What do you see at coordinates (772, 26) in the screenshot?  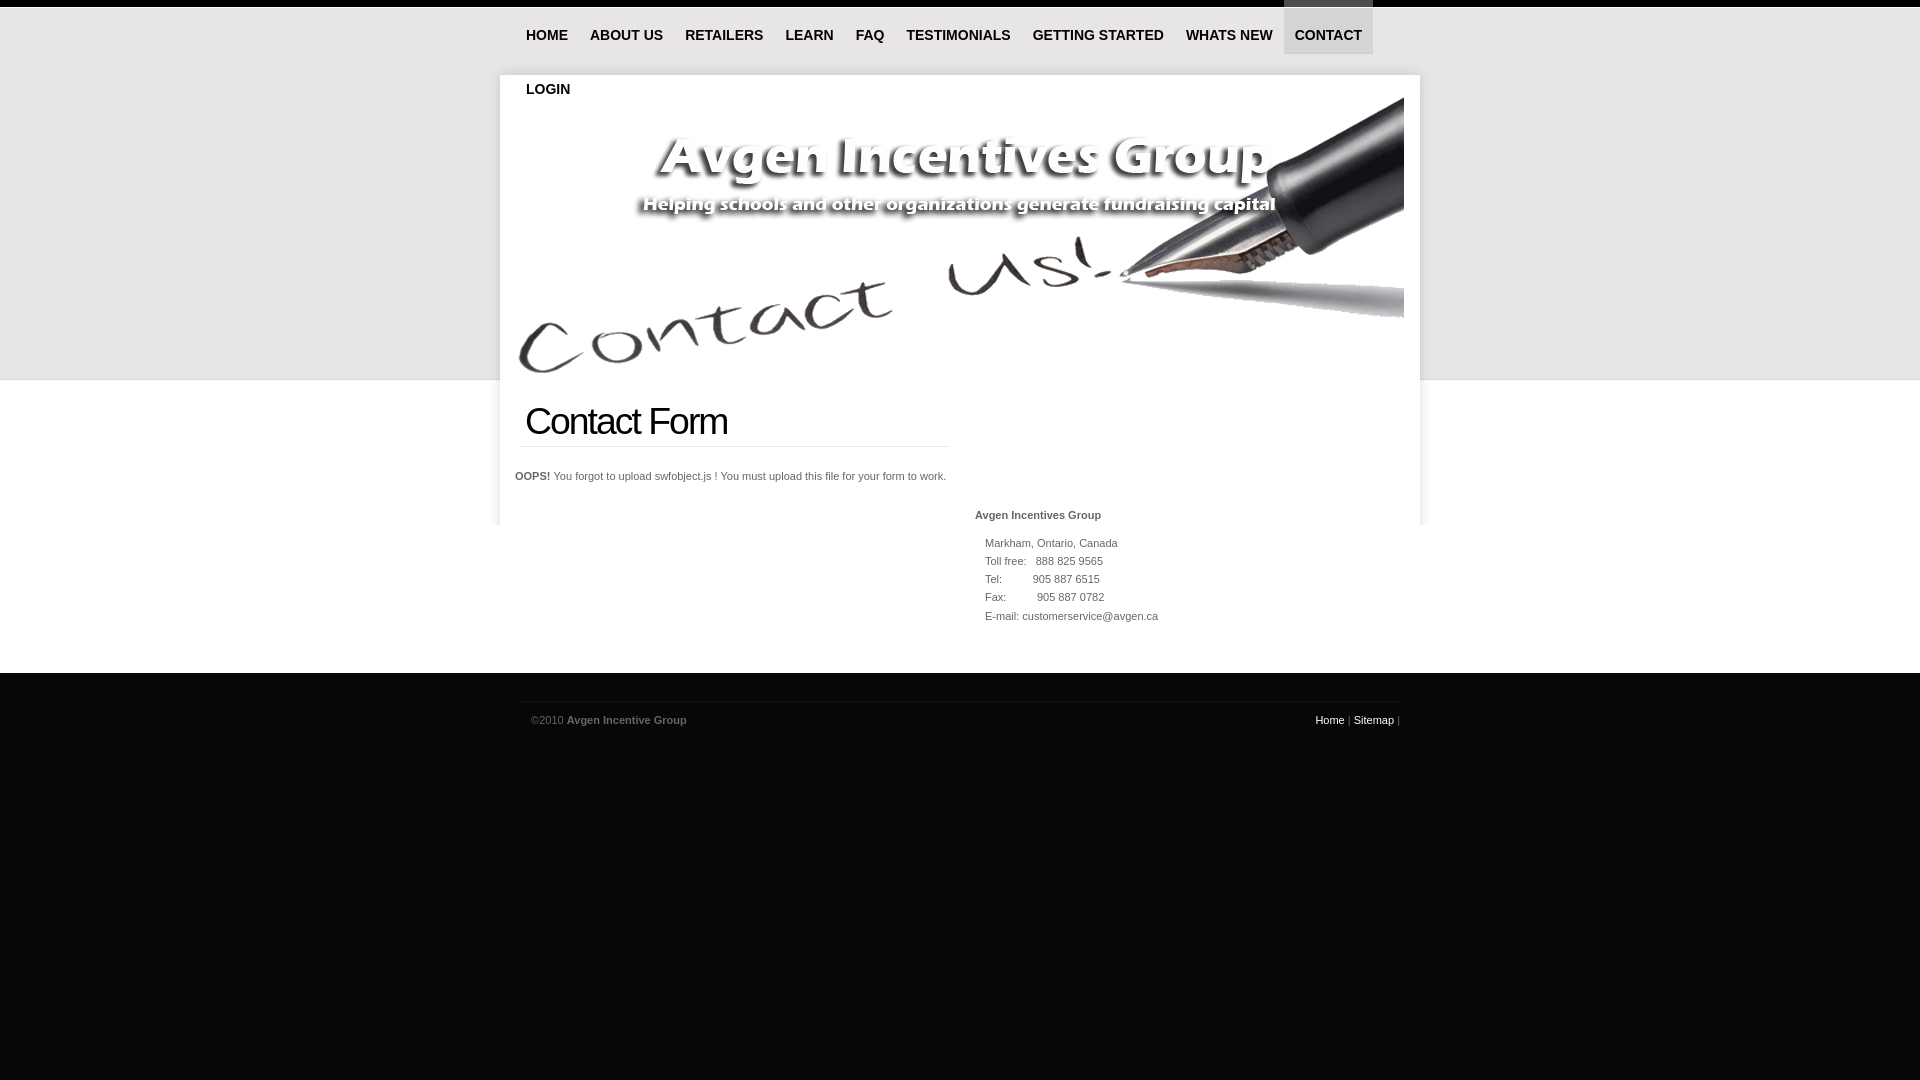 I see `'LEARN'` at bounding box center [772, 26].